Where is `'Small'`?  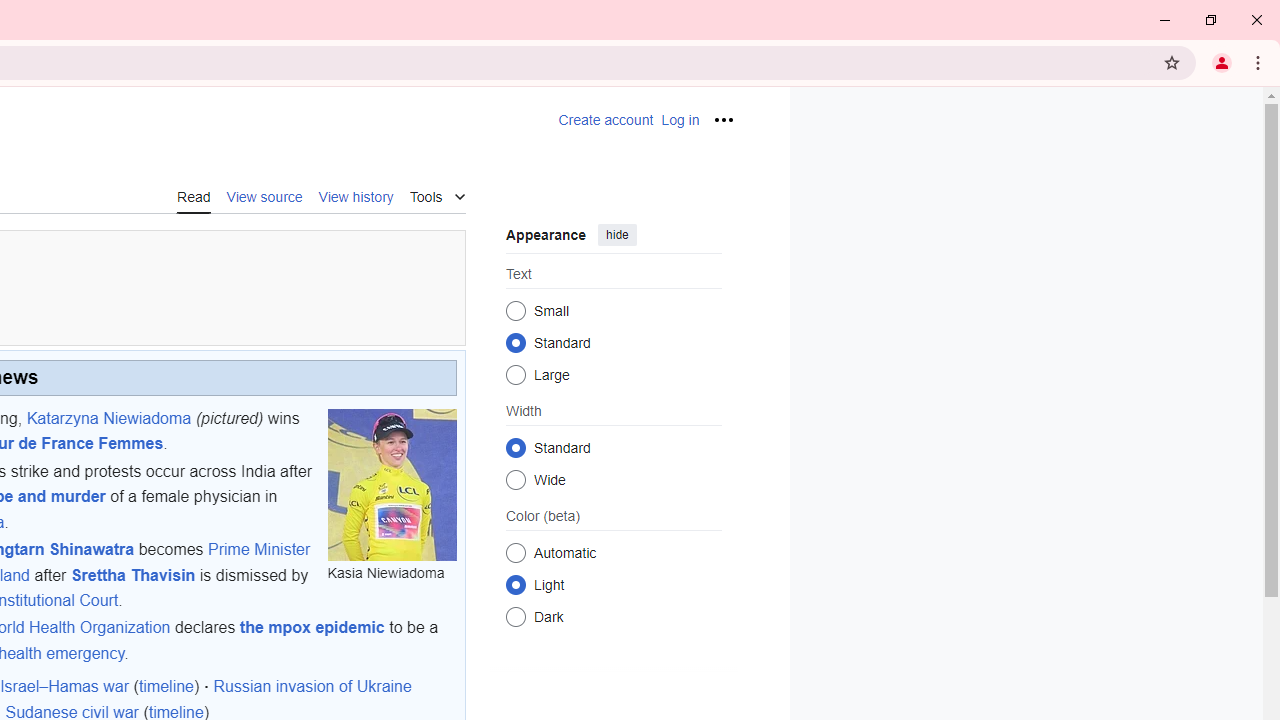
'Small' is located at coordinates (515, 310).